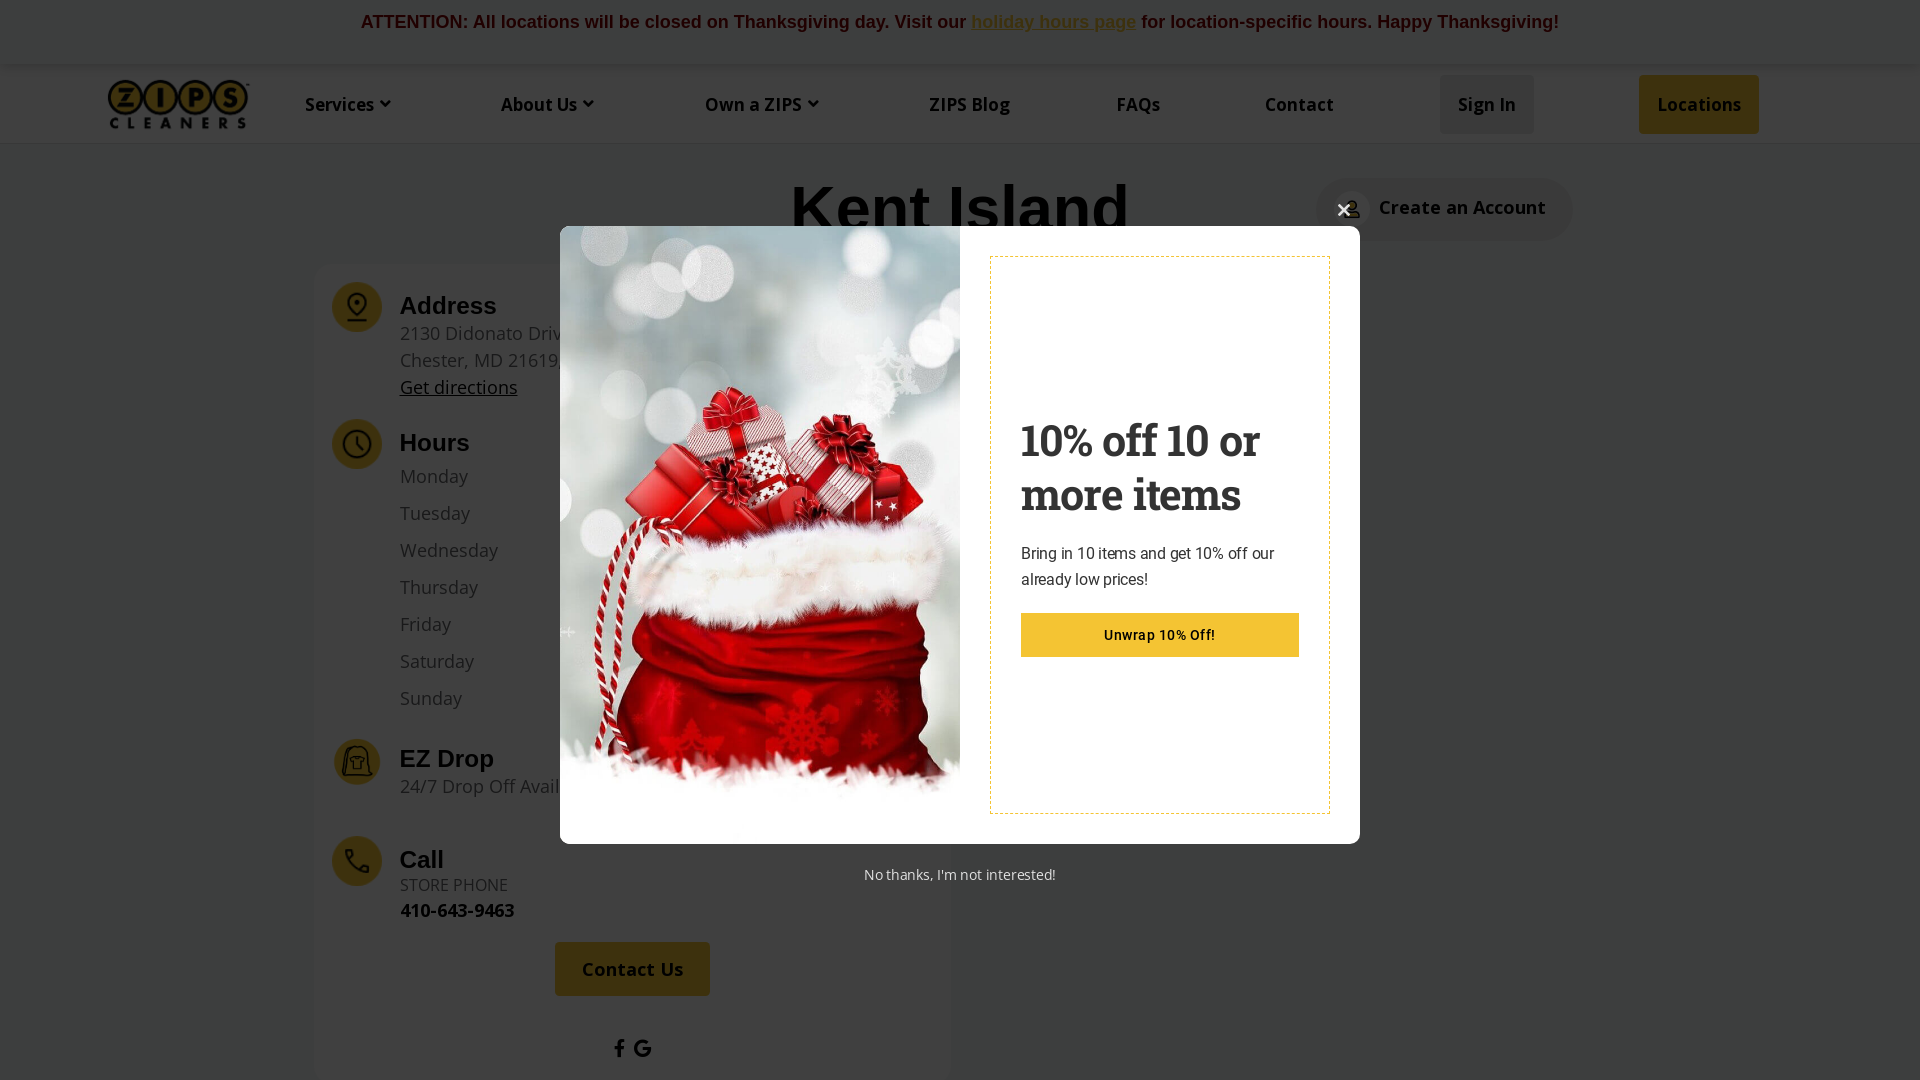  What do you see at coordinates (1137, 104) in the screenshot?
I see `'FAQs'` at bounding box center [1137, 104].